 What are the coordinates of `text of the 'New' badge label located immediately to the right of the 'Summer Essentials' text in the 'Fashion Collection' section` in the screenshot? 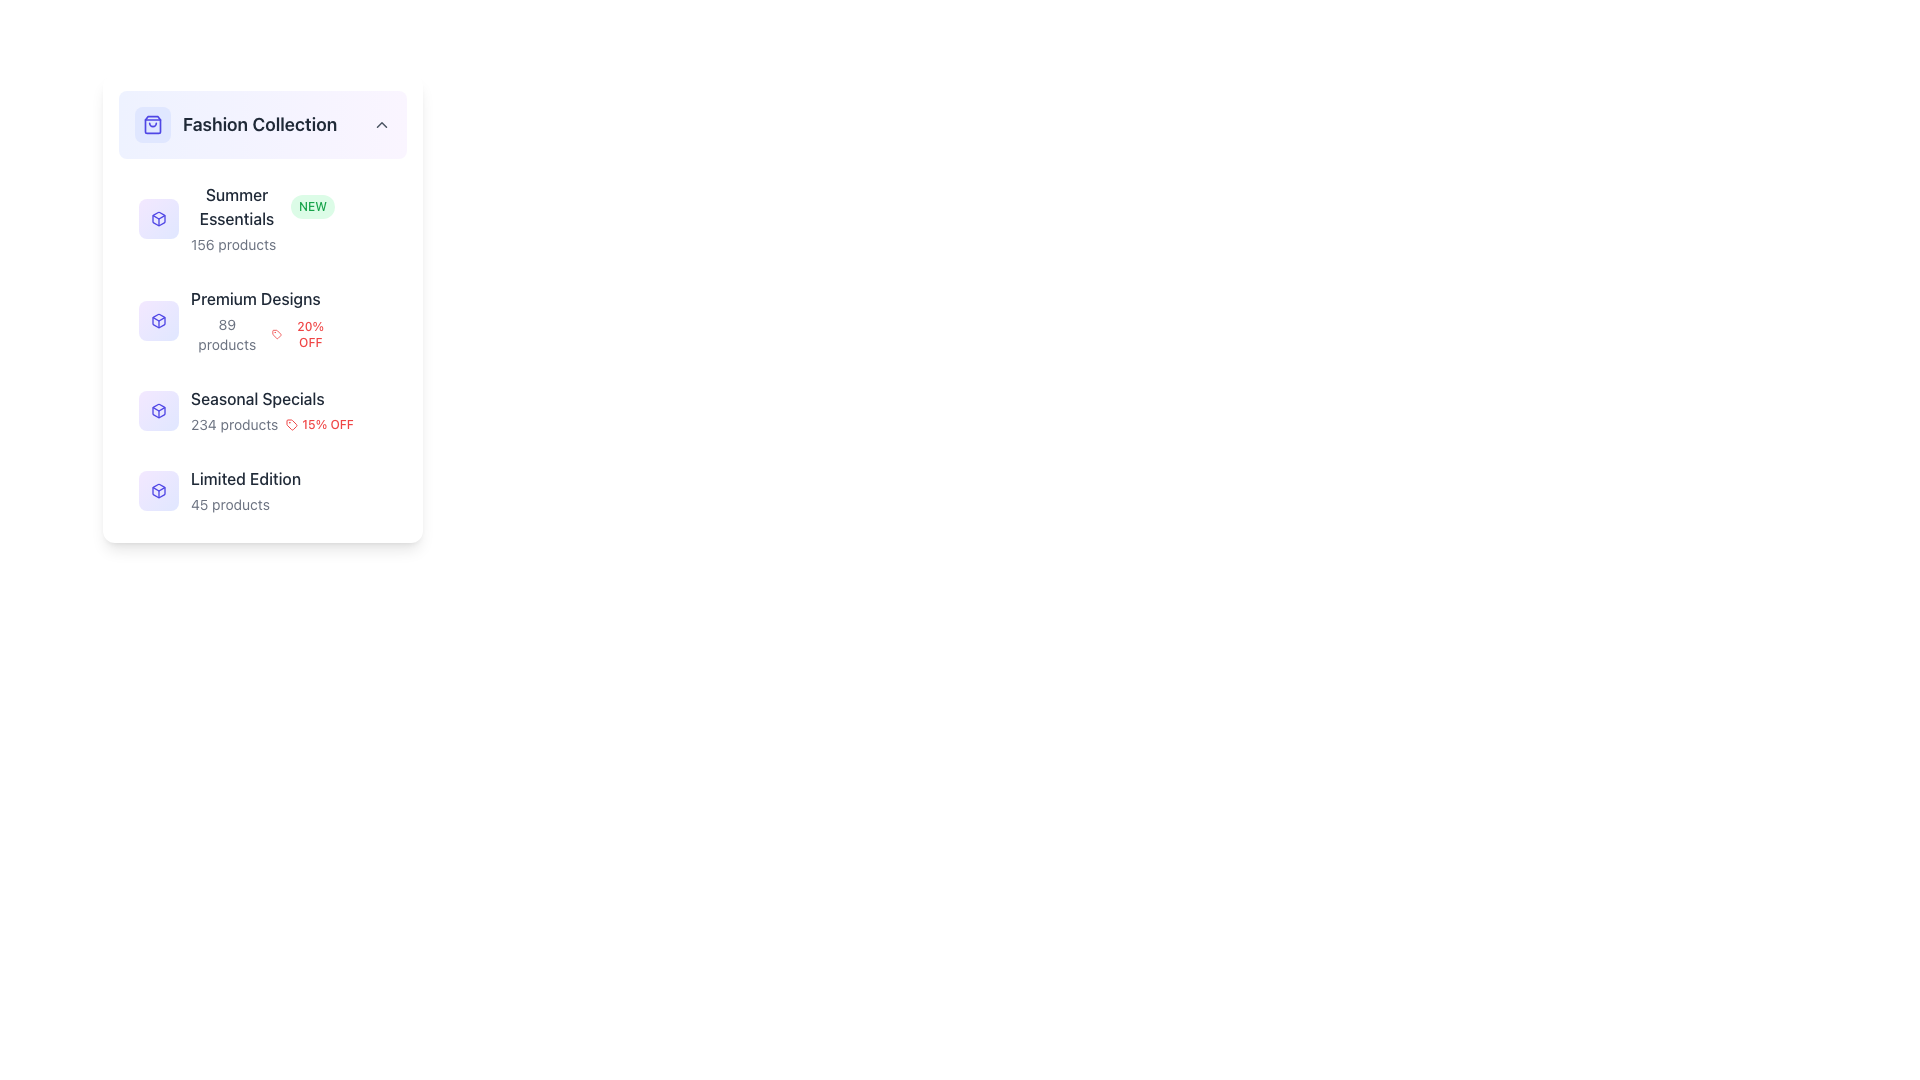 It's located at (311, 207).